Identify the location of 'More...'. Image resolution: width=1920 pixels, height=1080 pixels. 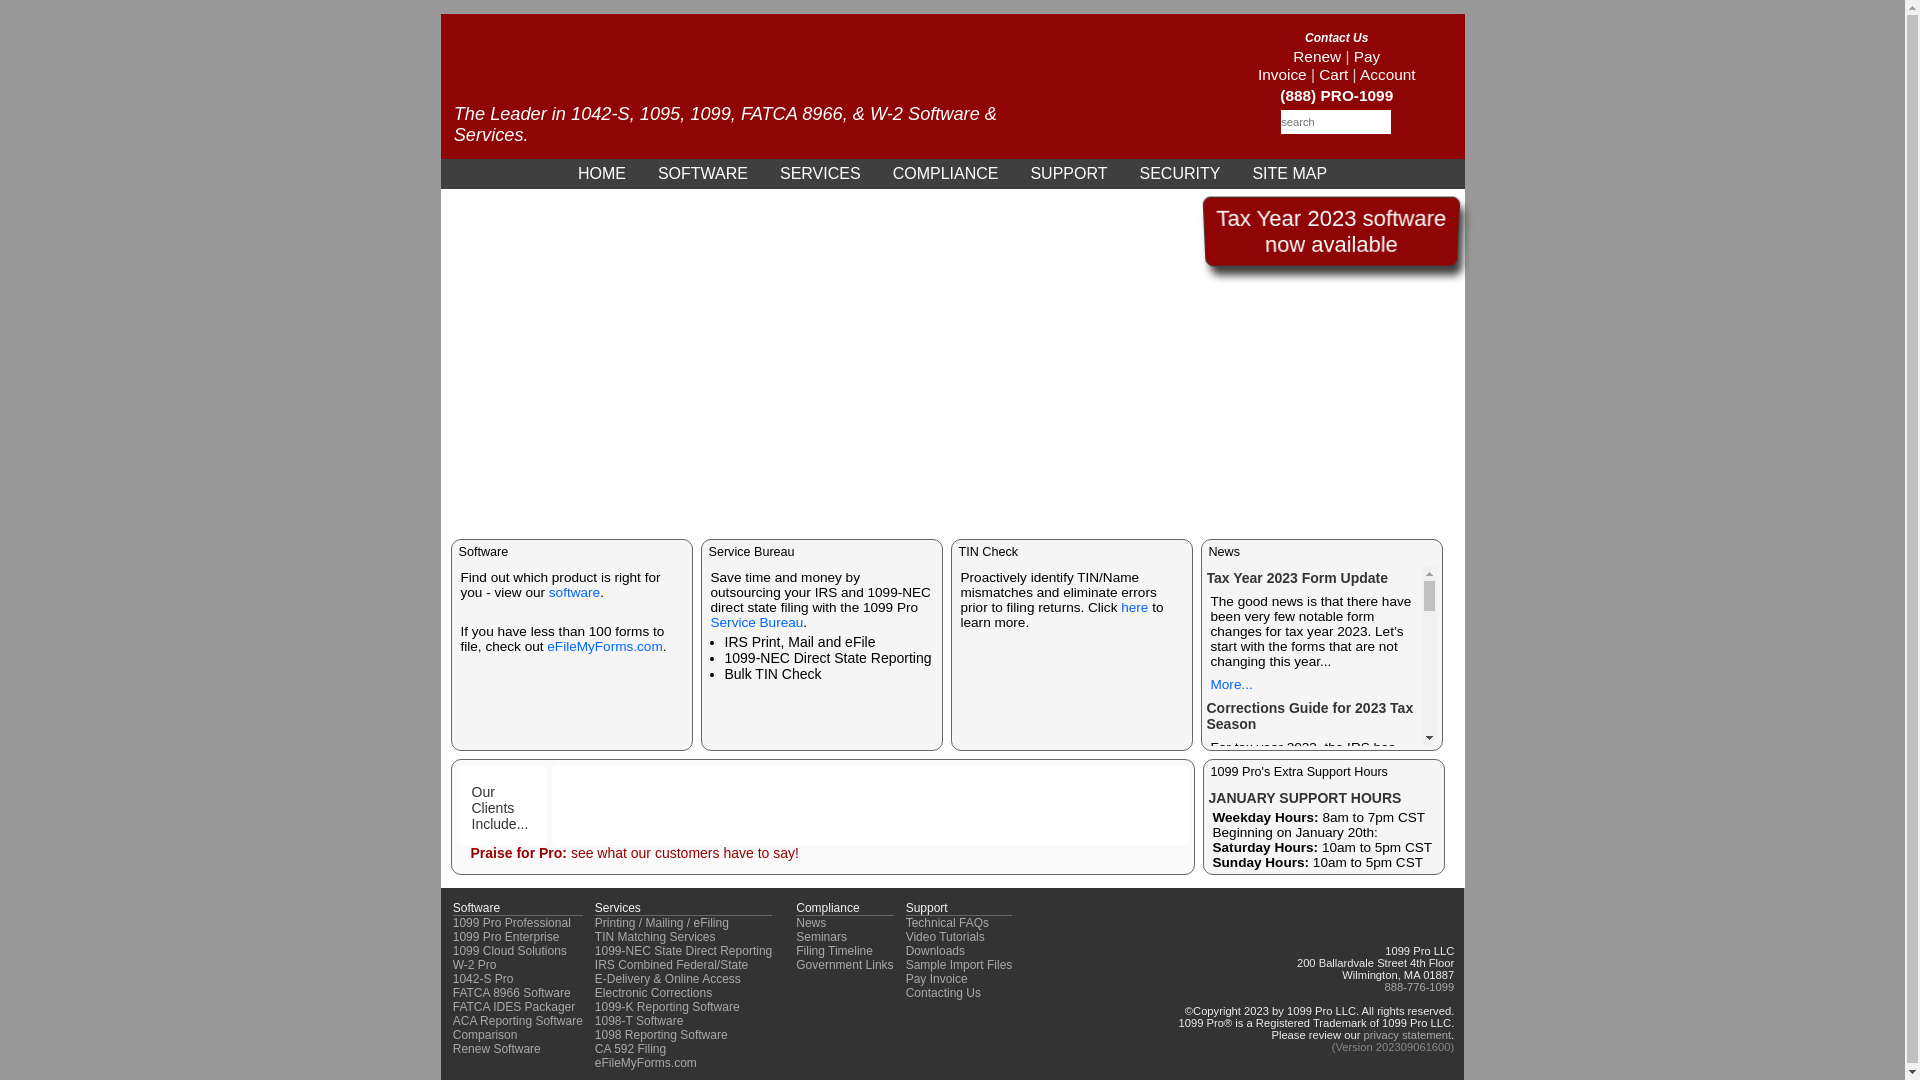
(1229, 683).